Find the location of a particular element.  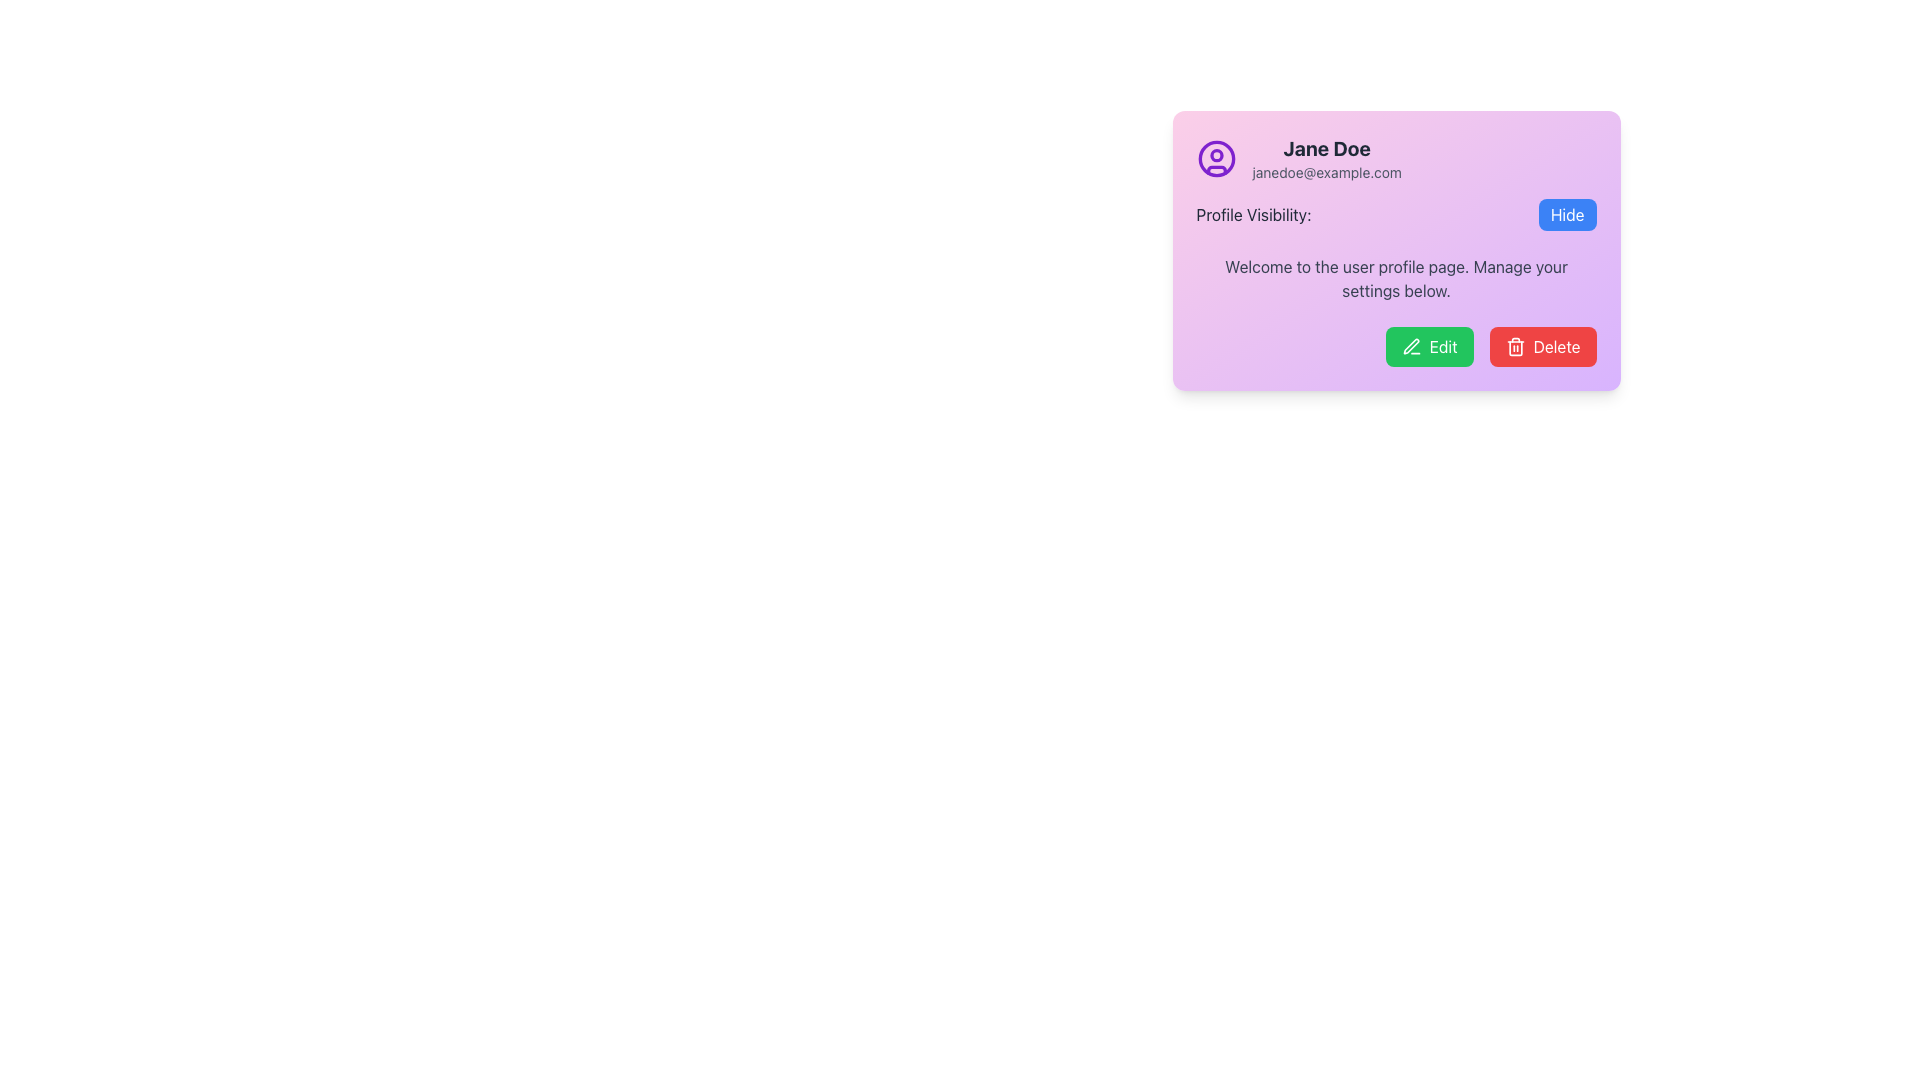

the red 'Delete' button with white text and a trash icon is located at coordinates (1542, 346).